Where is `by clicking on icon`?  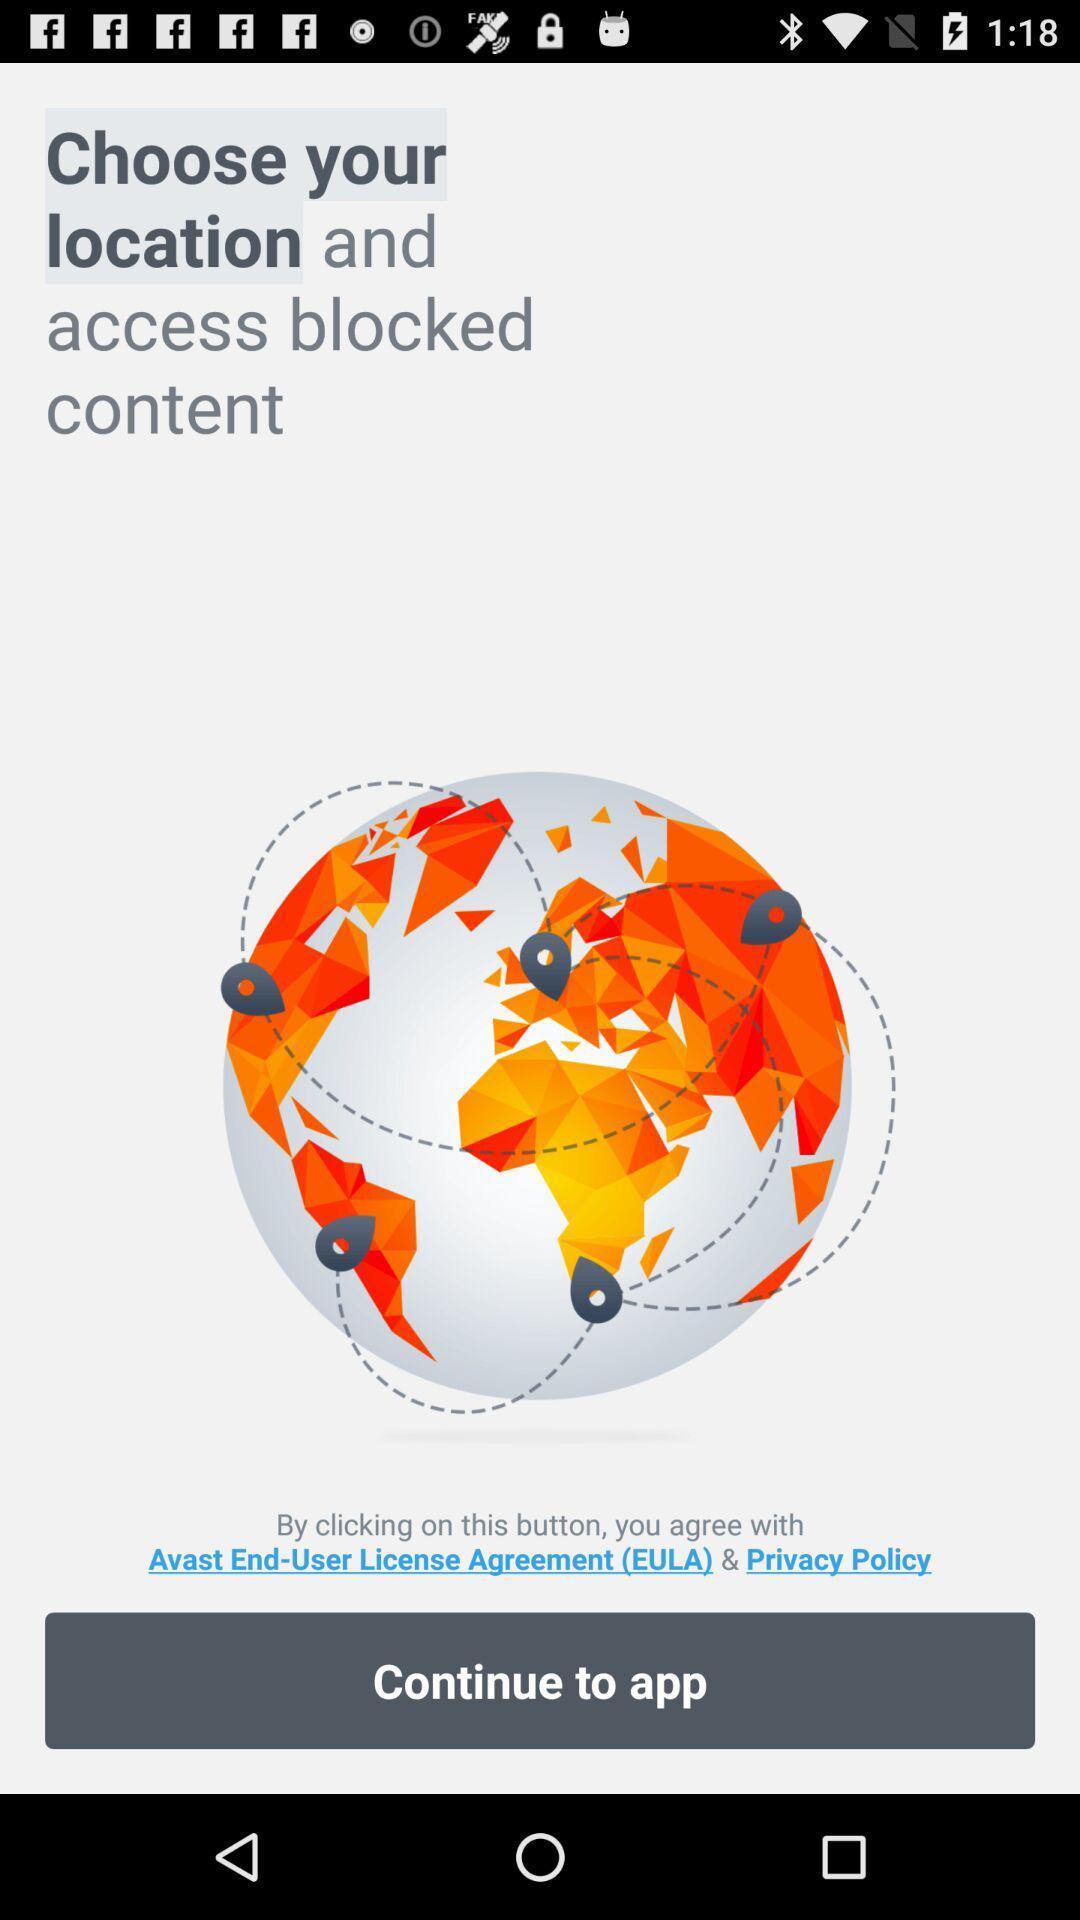
by clicking on icon is located at coordinates (540, 1539).